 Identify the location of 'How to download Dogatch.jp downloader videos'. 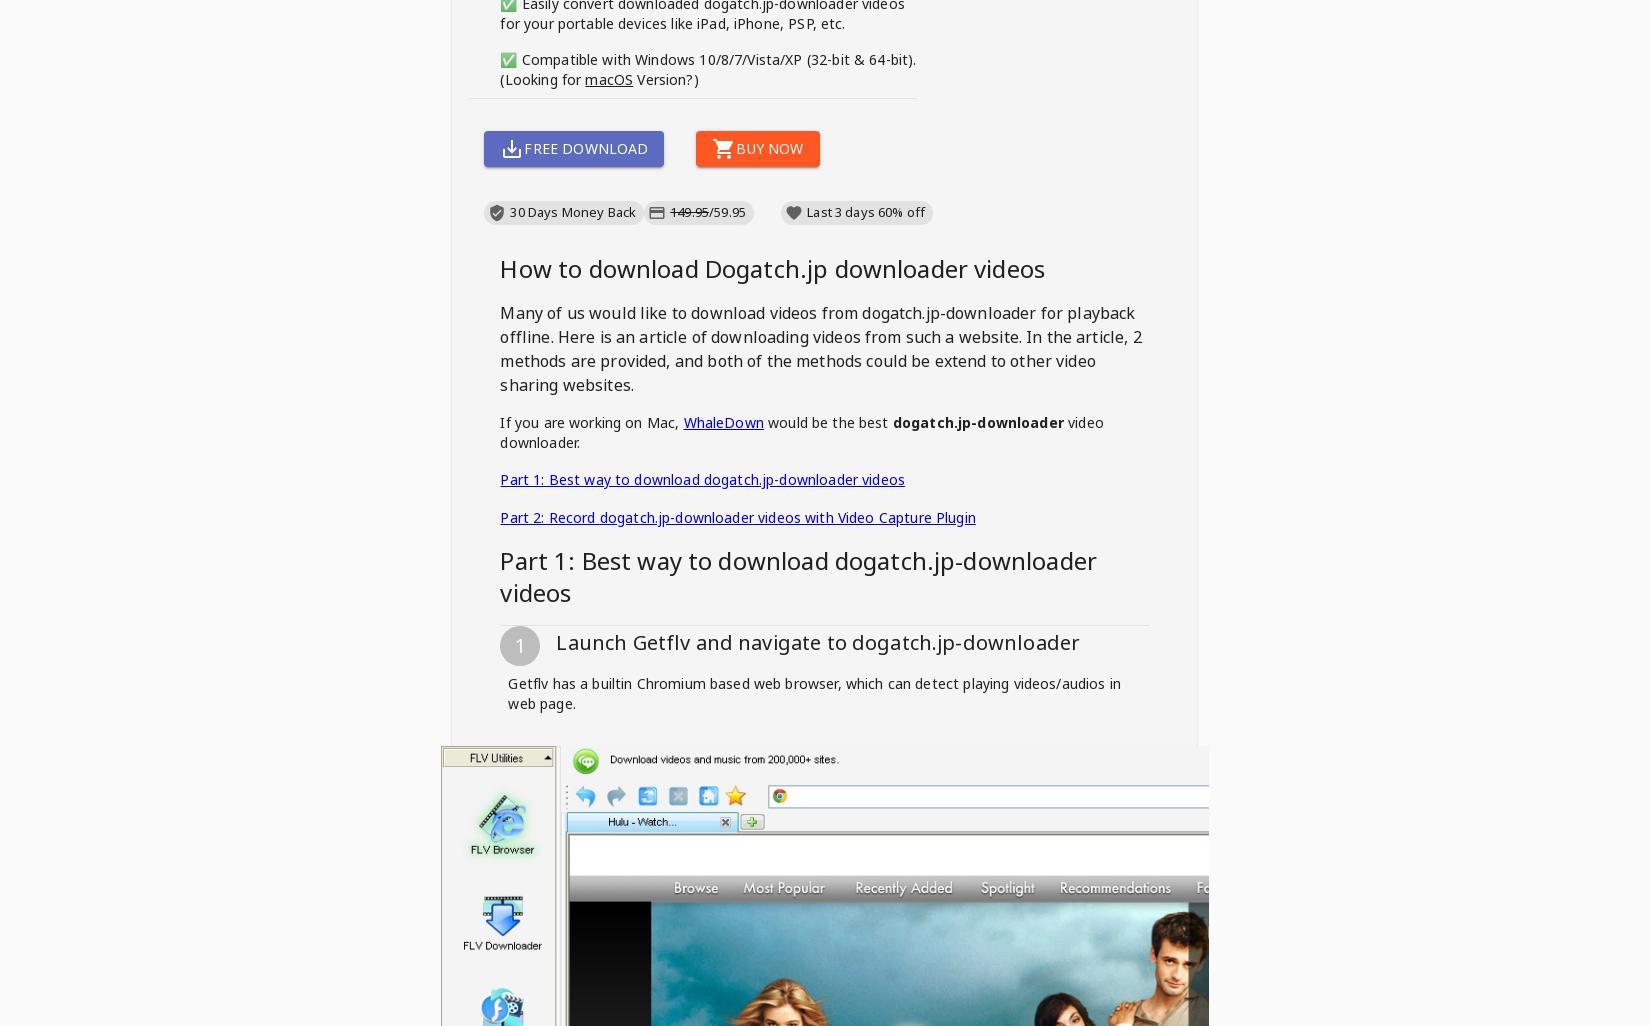
(771, 267).